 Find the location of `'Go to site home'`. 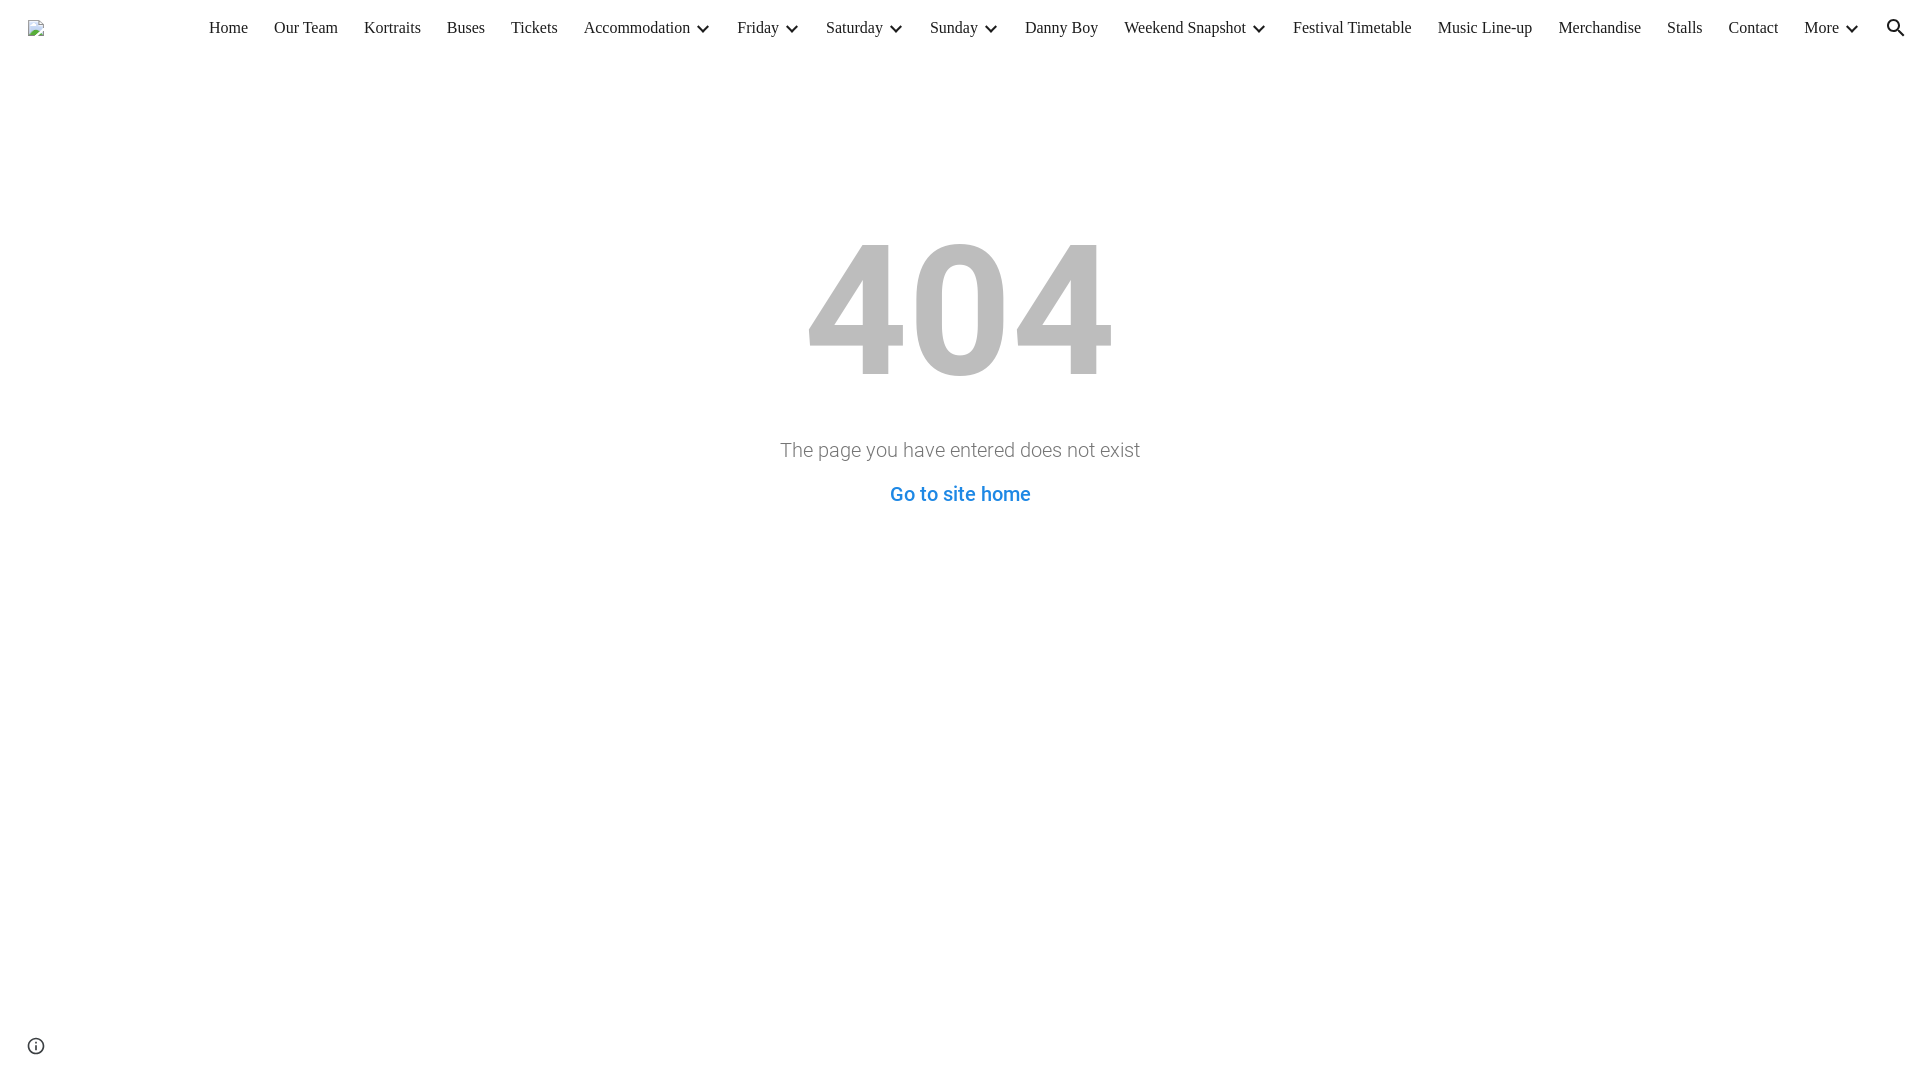

'Go to site home' is located at coordinates (888, 493).